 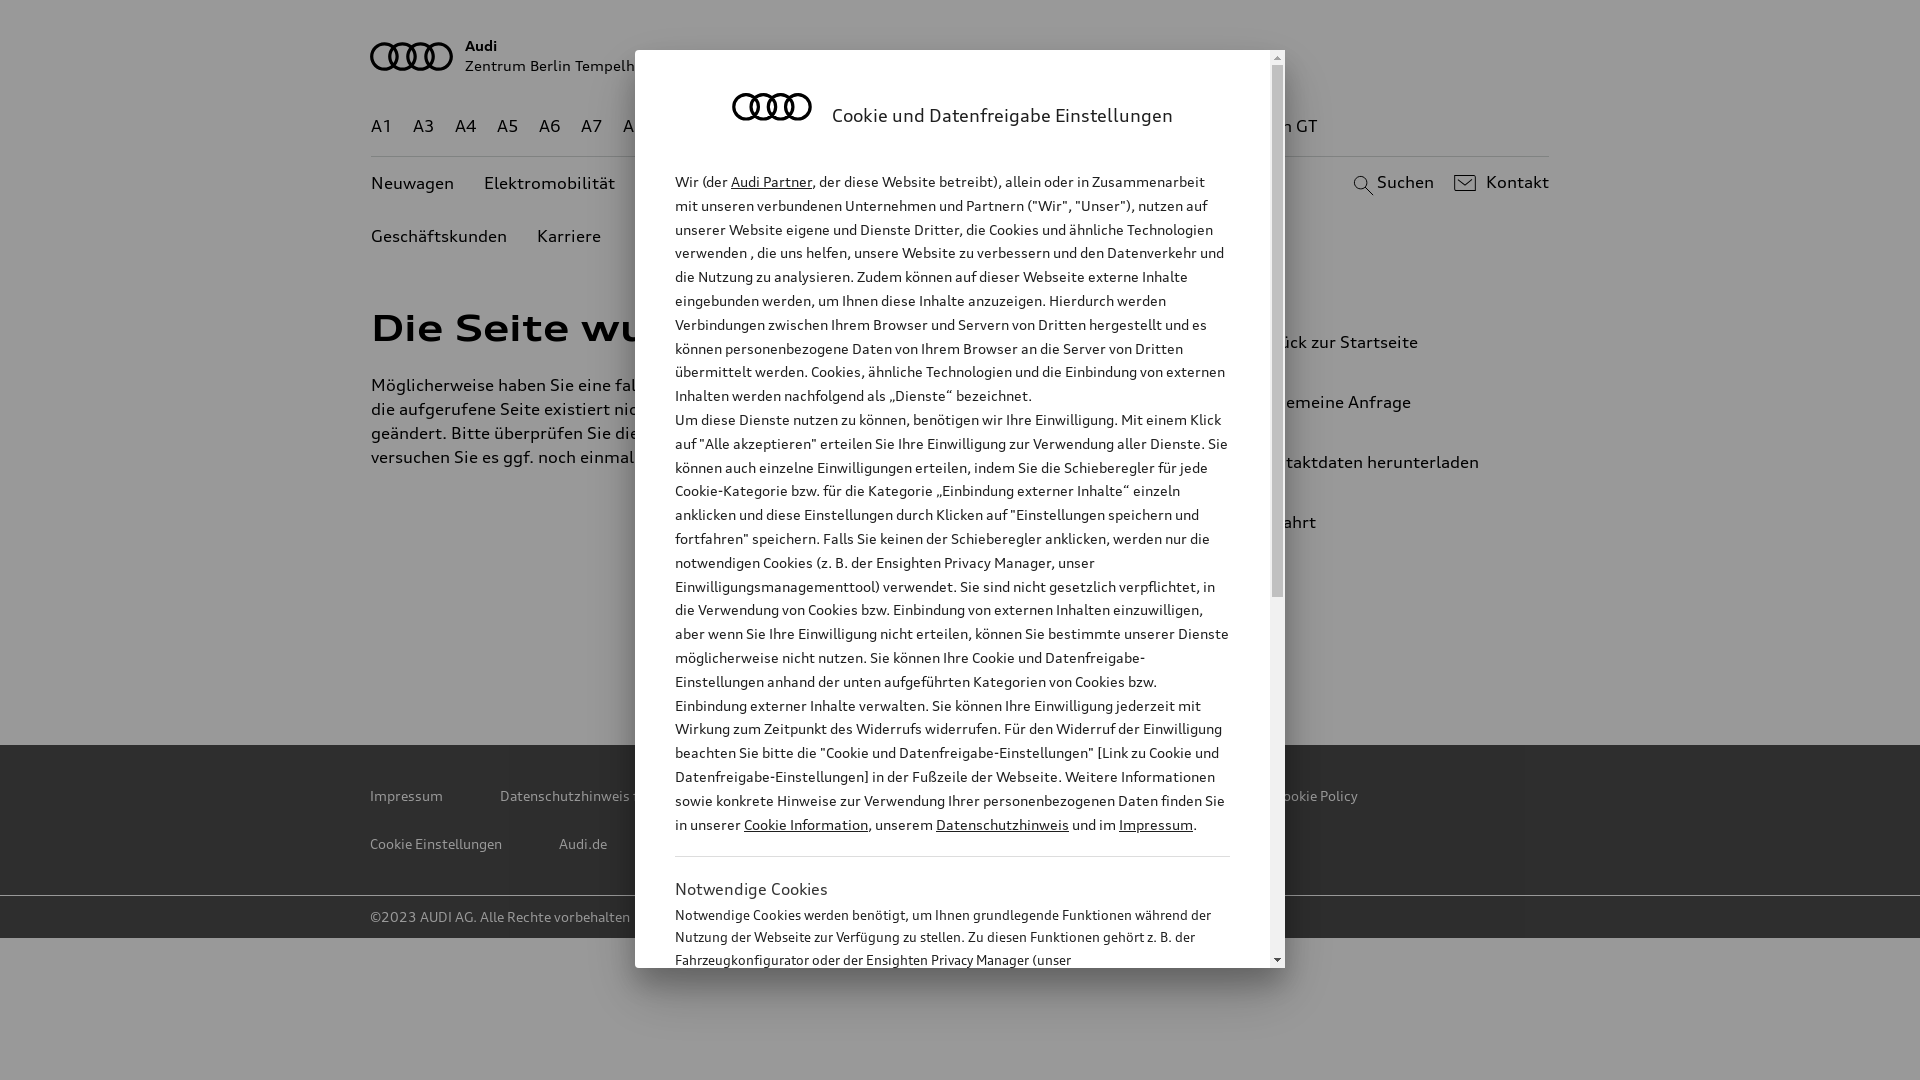 I want to click on 'Q5', so click(x=858, y=126).